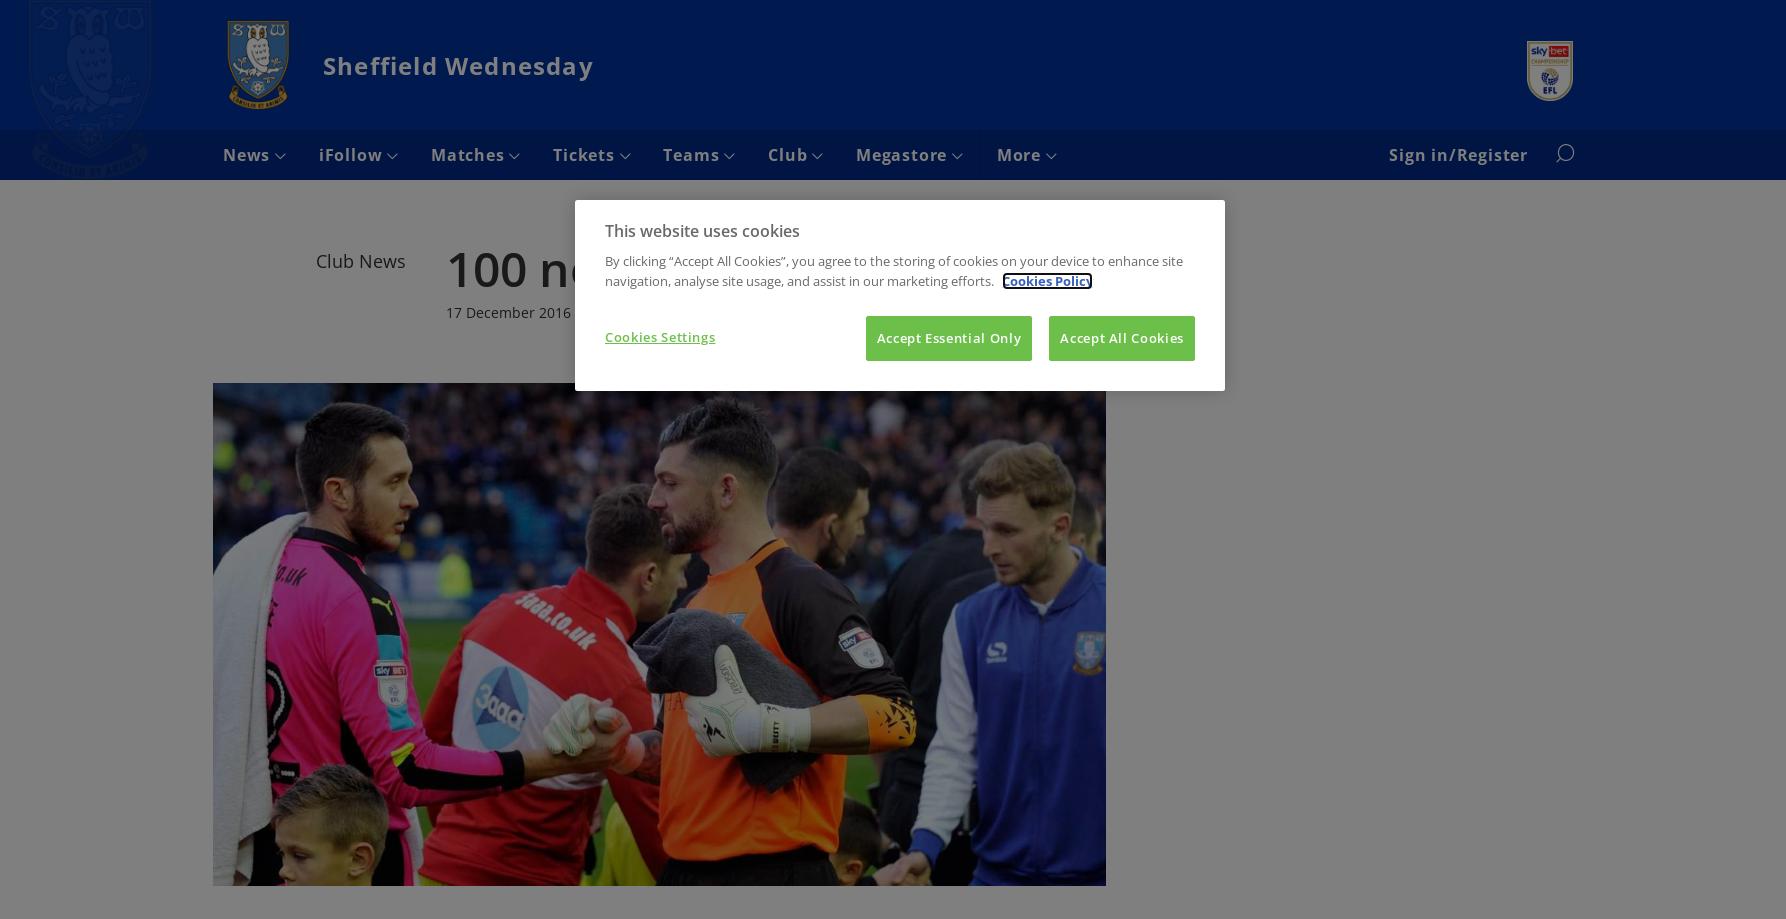  Describe the element at coordinates (469, 154) in the screenshot. I see `'Matches'` at that location.